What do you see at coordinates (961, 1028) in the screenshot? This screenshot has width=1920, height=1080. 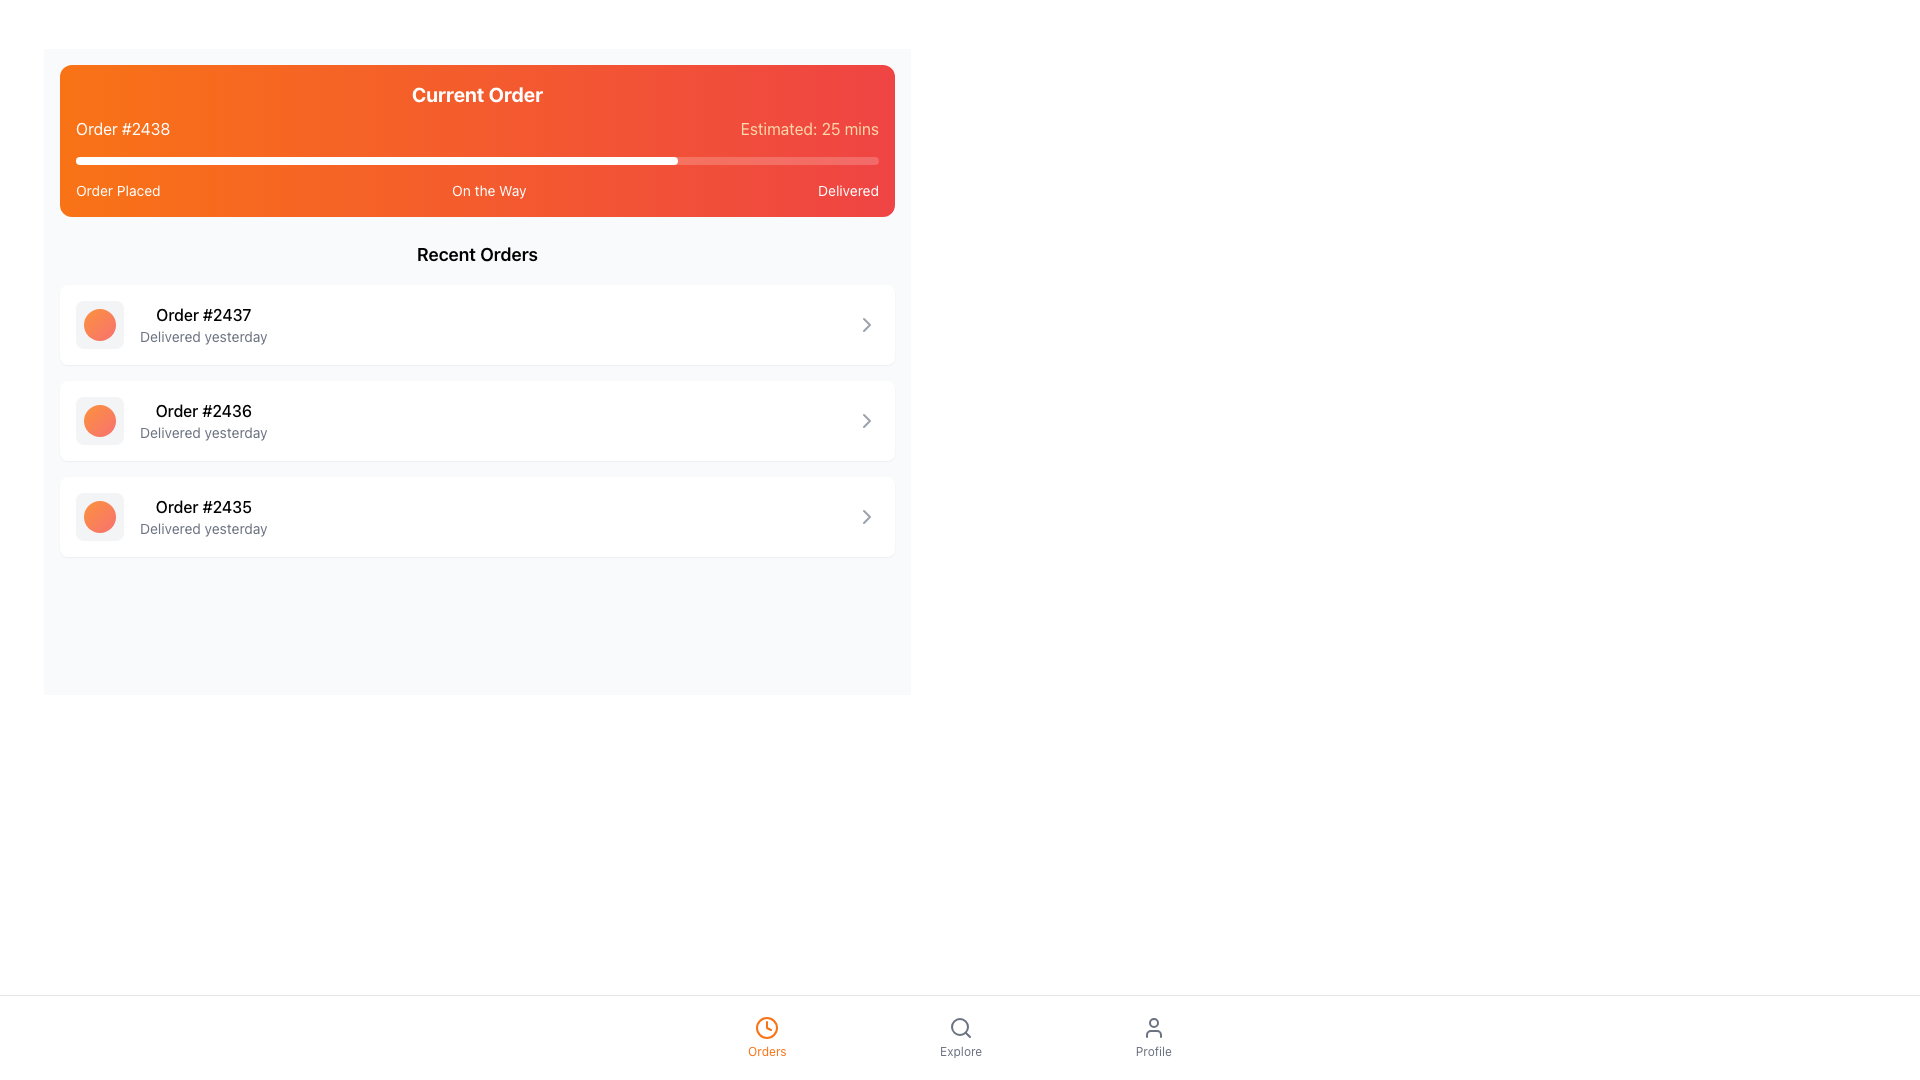 I see `the magnifying glass icon in the bottom navigation bar, which is associated with the 'Explore' functionality` at bounding box center [961, 1028].